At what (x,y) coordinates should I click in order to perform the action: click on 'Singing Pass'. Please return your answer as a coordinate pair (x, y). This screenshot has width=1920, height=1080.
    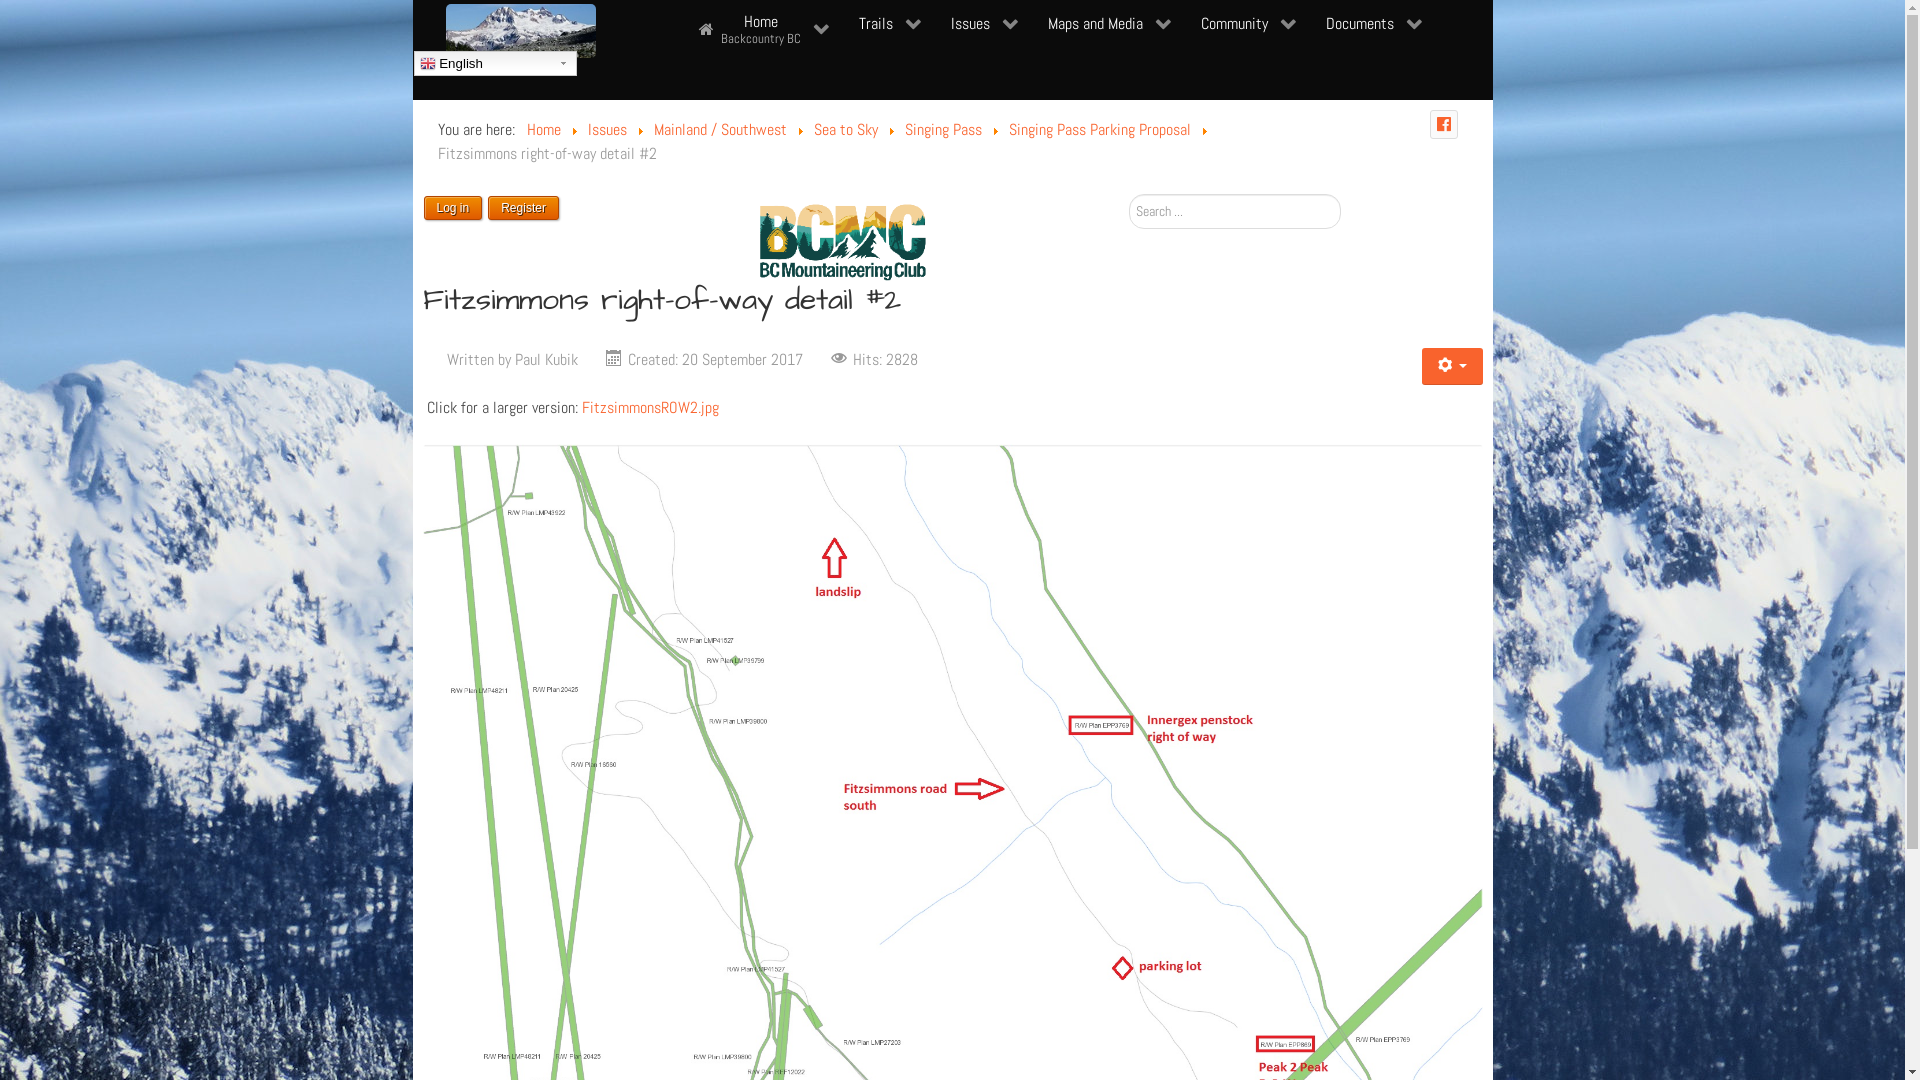
    Looking at the image, I should click on (941, 129).